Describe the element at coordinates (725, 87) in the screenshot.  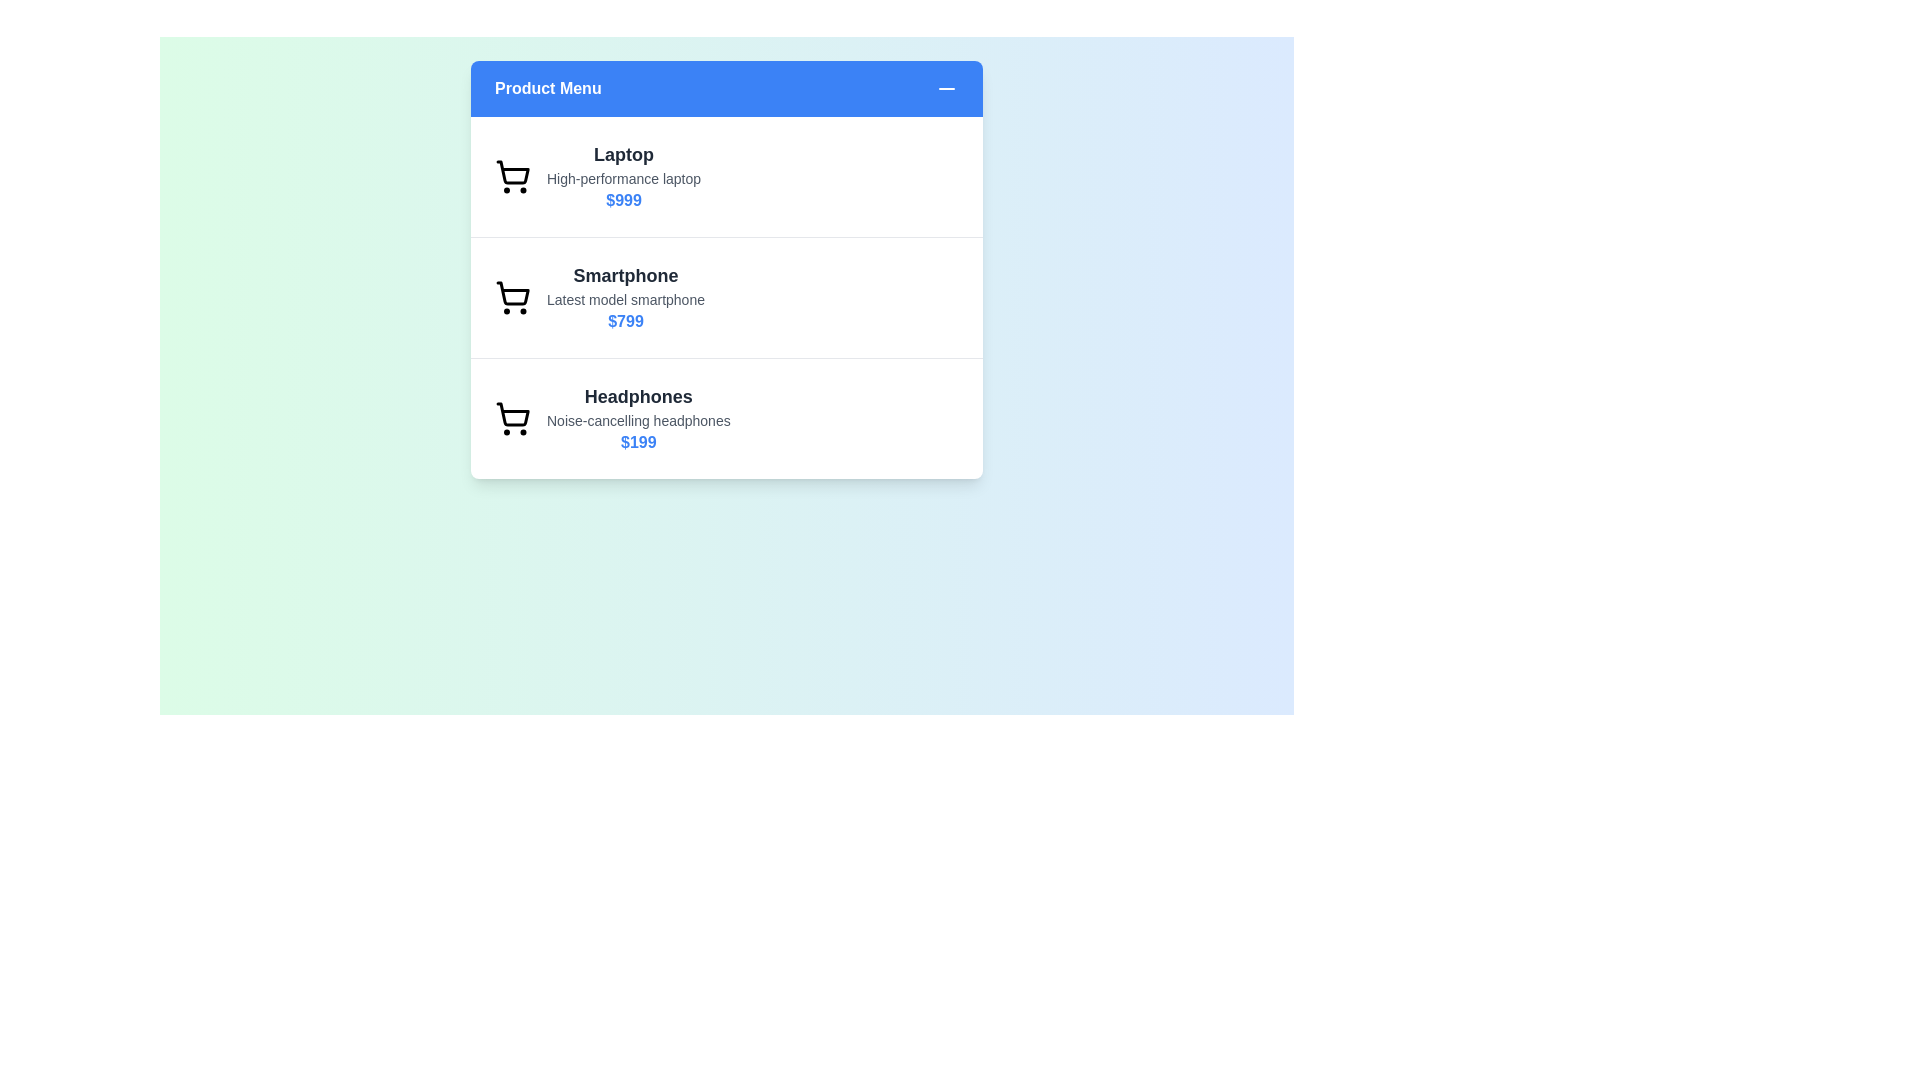
I see `'Product Menu' button to toggle the menu open or closed` at that location.